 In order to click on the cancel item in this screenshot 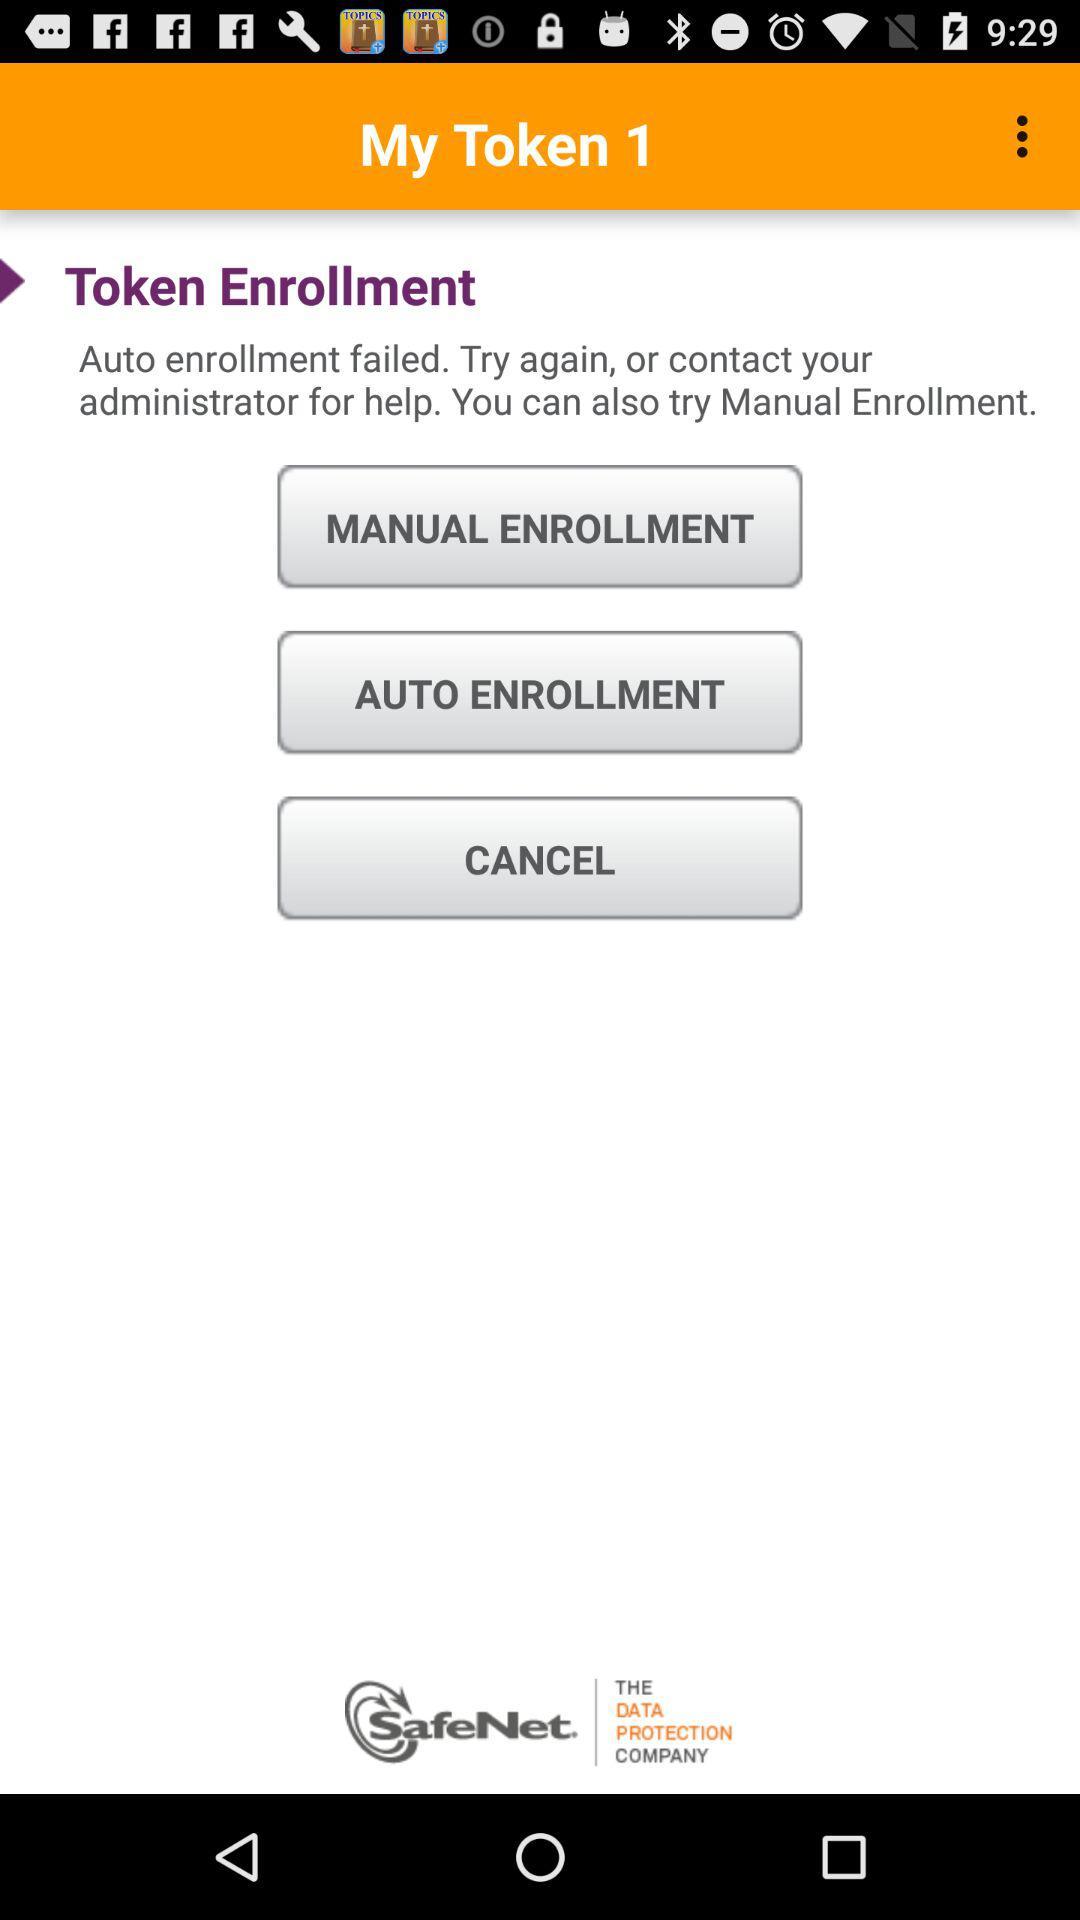, I will do `click(540, 859)`.